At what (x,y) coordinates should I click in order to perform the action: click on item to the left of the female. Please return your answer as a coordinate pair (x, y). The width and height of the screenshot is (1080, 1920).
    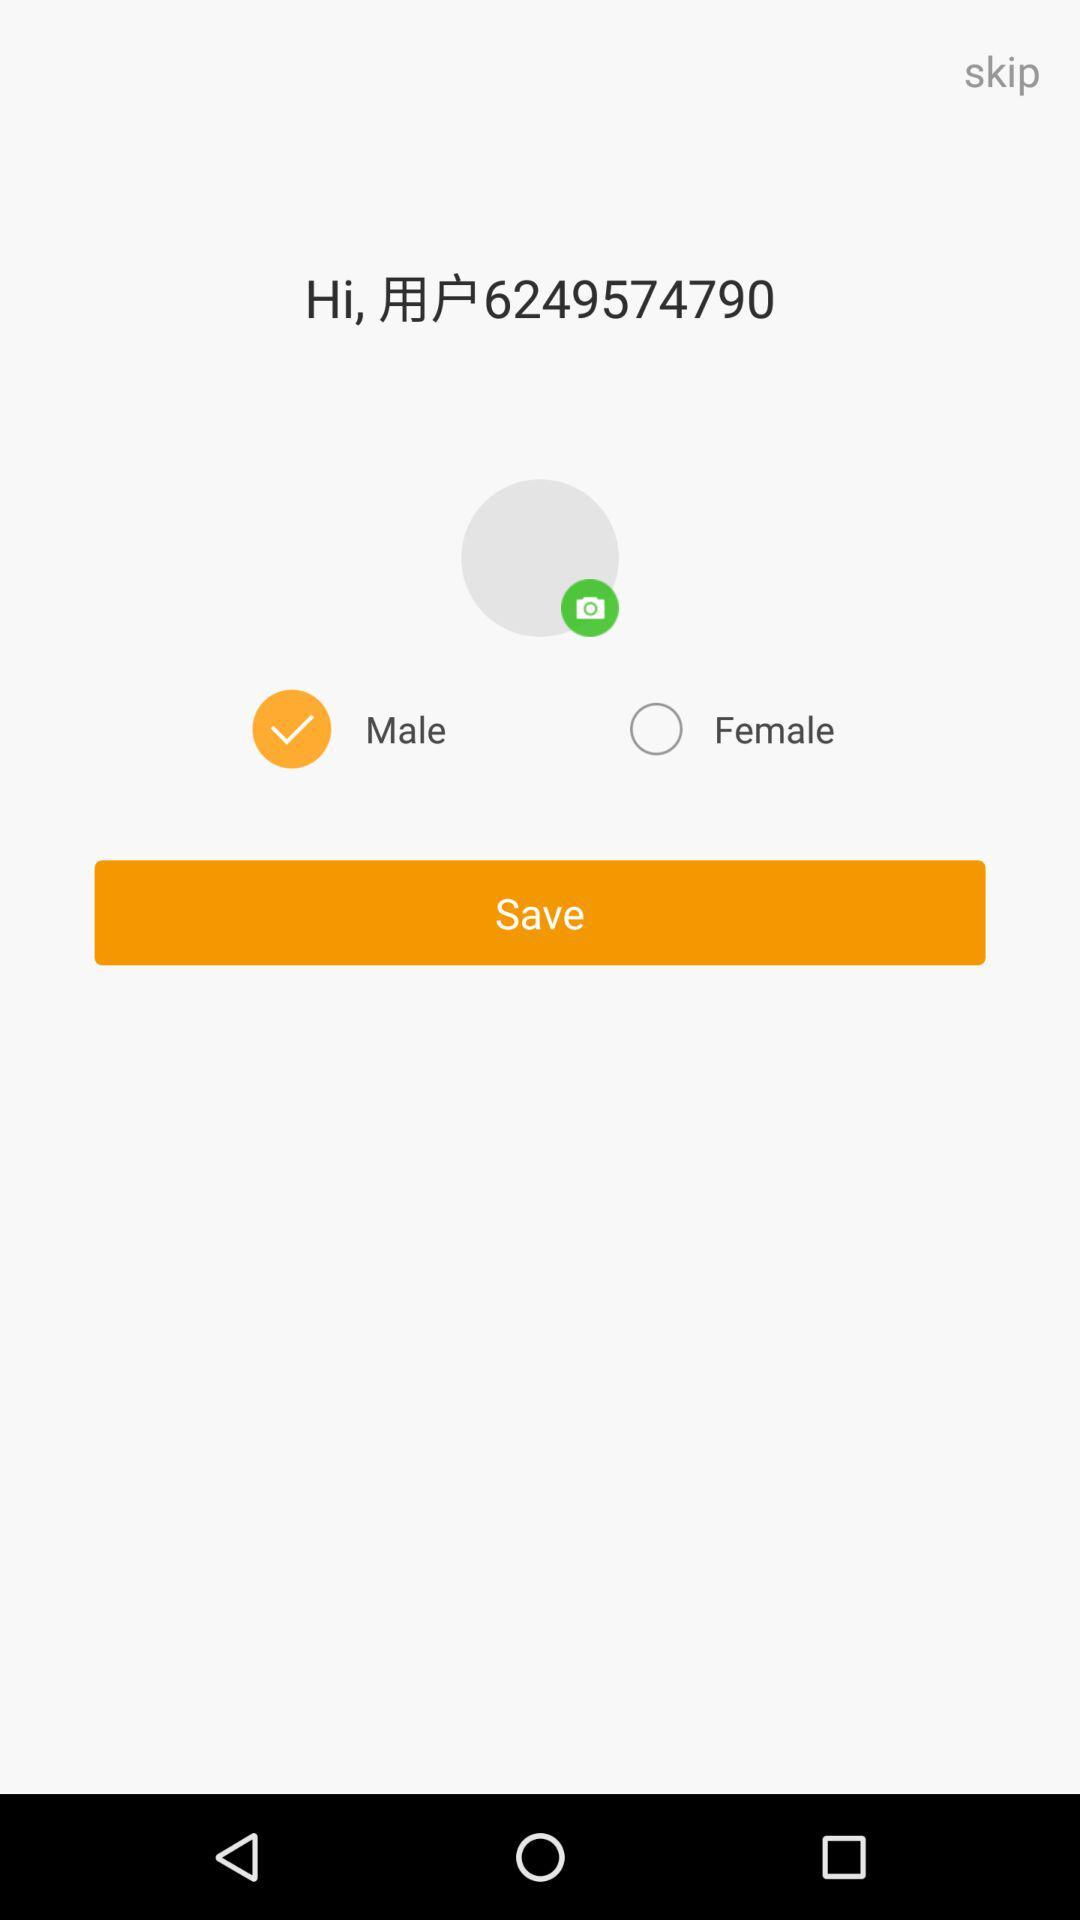
    Looking at the image, I should click on (344, 728).